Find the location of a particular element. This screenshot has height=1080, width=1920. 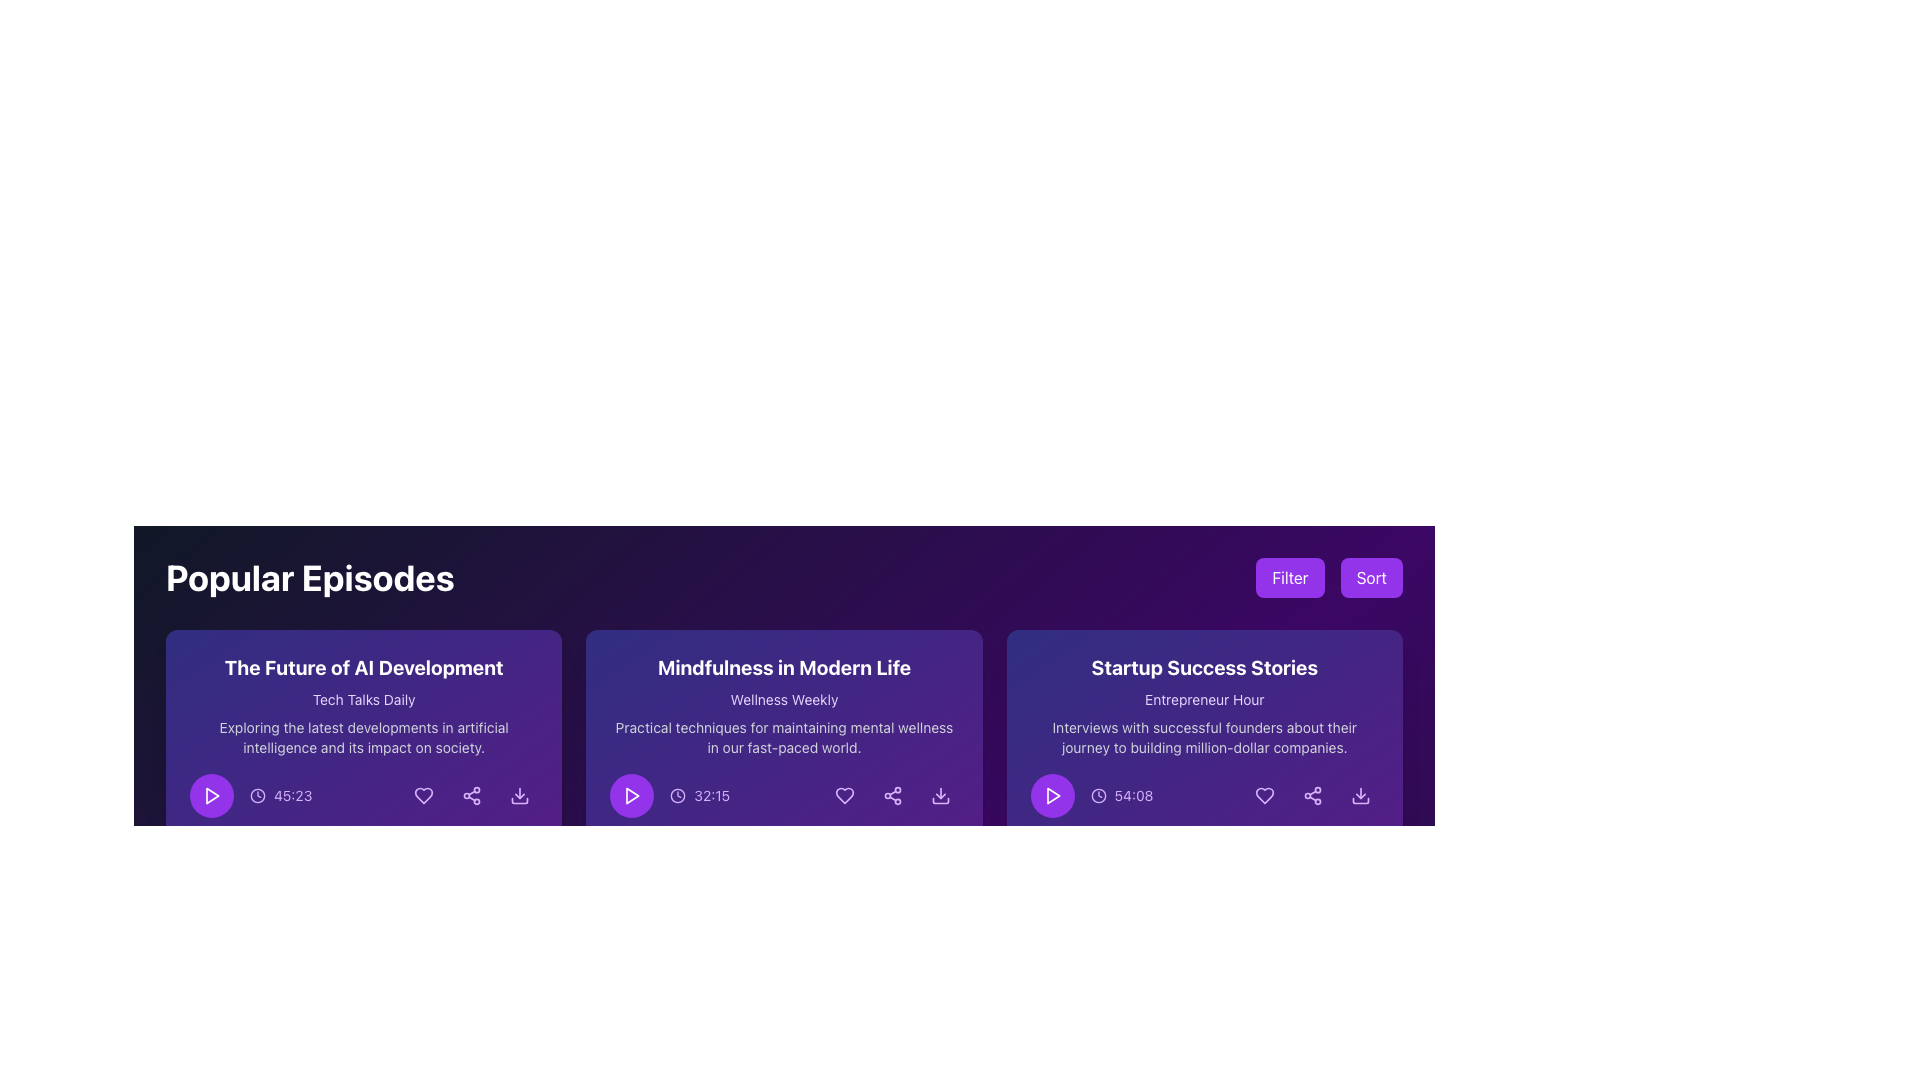

the purple gradient progress bar located in the 'Mindfulness in Modern Life' card, positioned below the playback controls and duration label is located at coordinates (688, 837).